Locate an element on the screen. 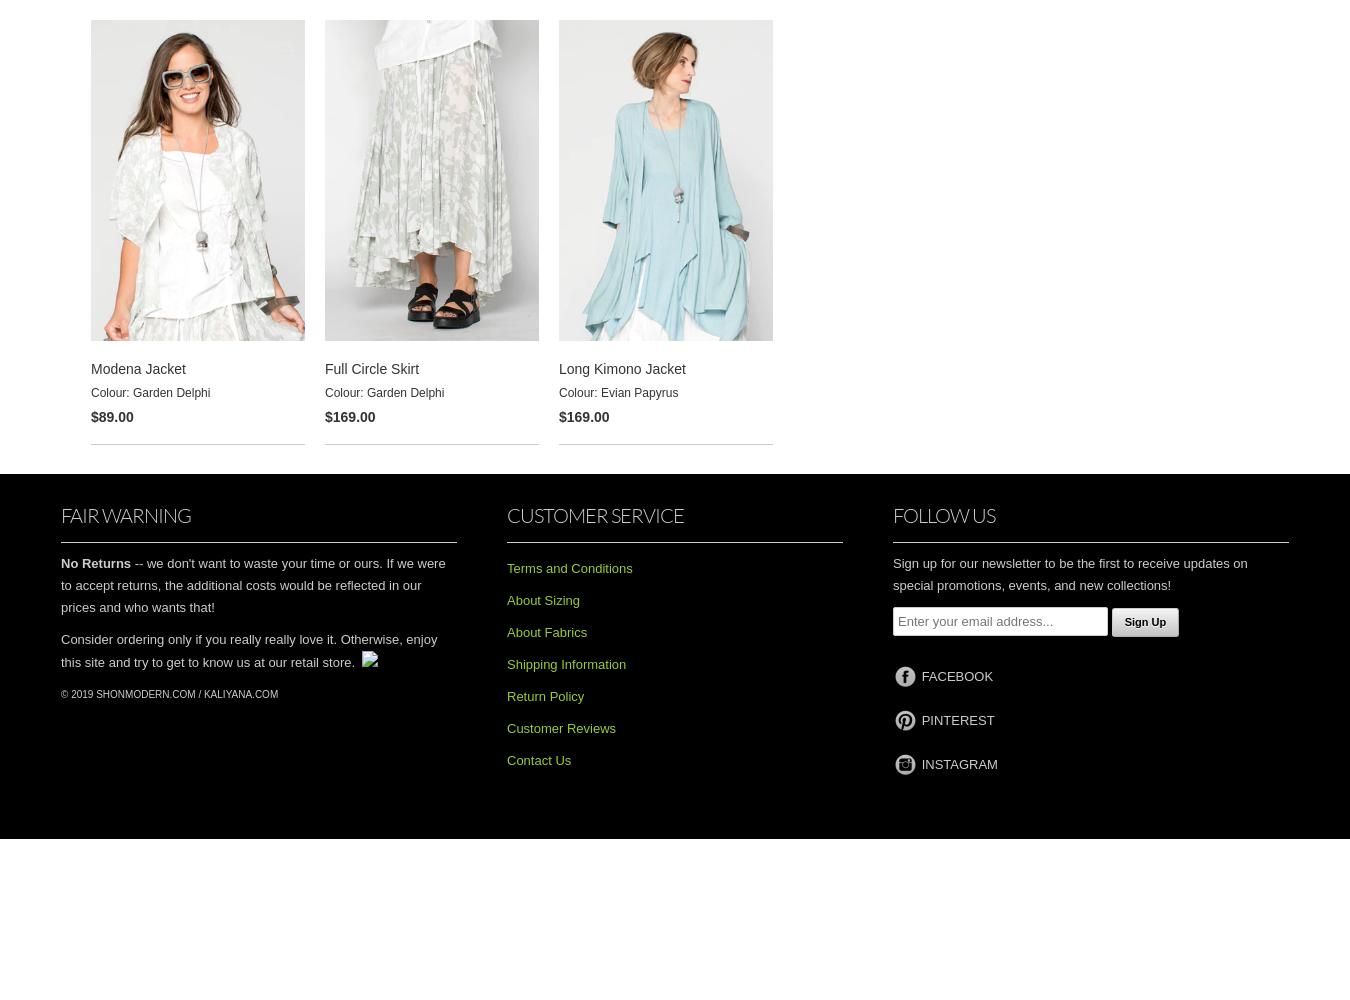 Image resolution: width=1350 pixels, height=1000 pixels. '-- we don't want to waste your time or ours. If we were to accept returns, the additional costs would be reflected in our prices and who wants that!' is located at coordinates (251, 584).